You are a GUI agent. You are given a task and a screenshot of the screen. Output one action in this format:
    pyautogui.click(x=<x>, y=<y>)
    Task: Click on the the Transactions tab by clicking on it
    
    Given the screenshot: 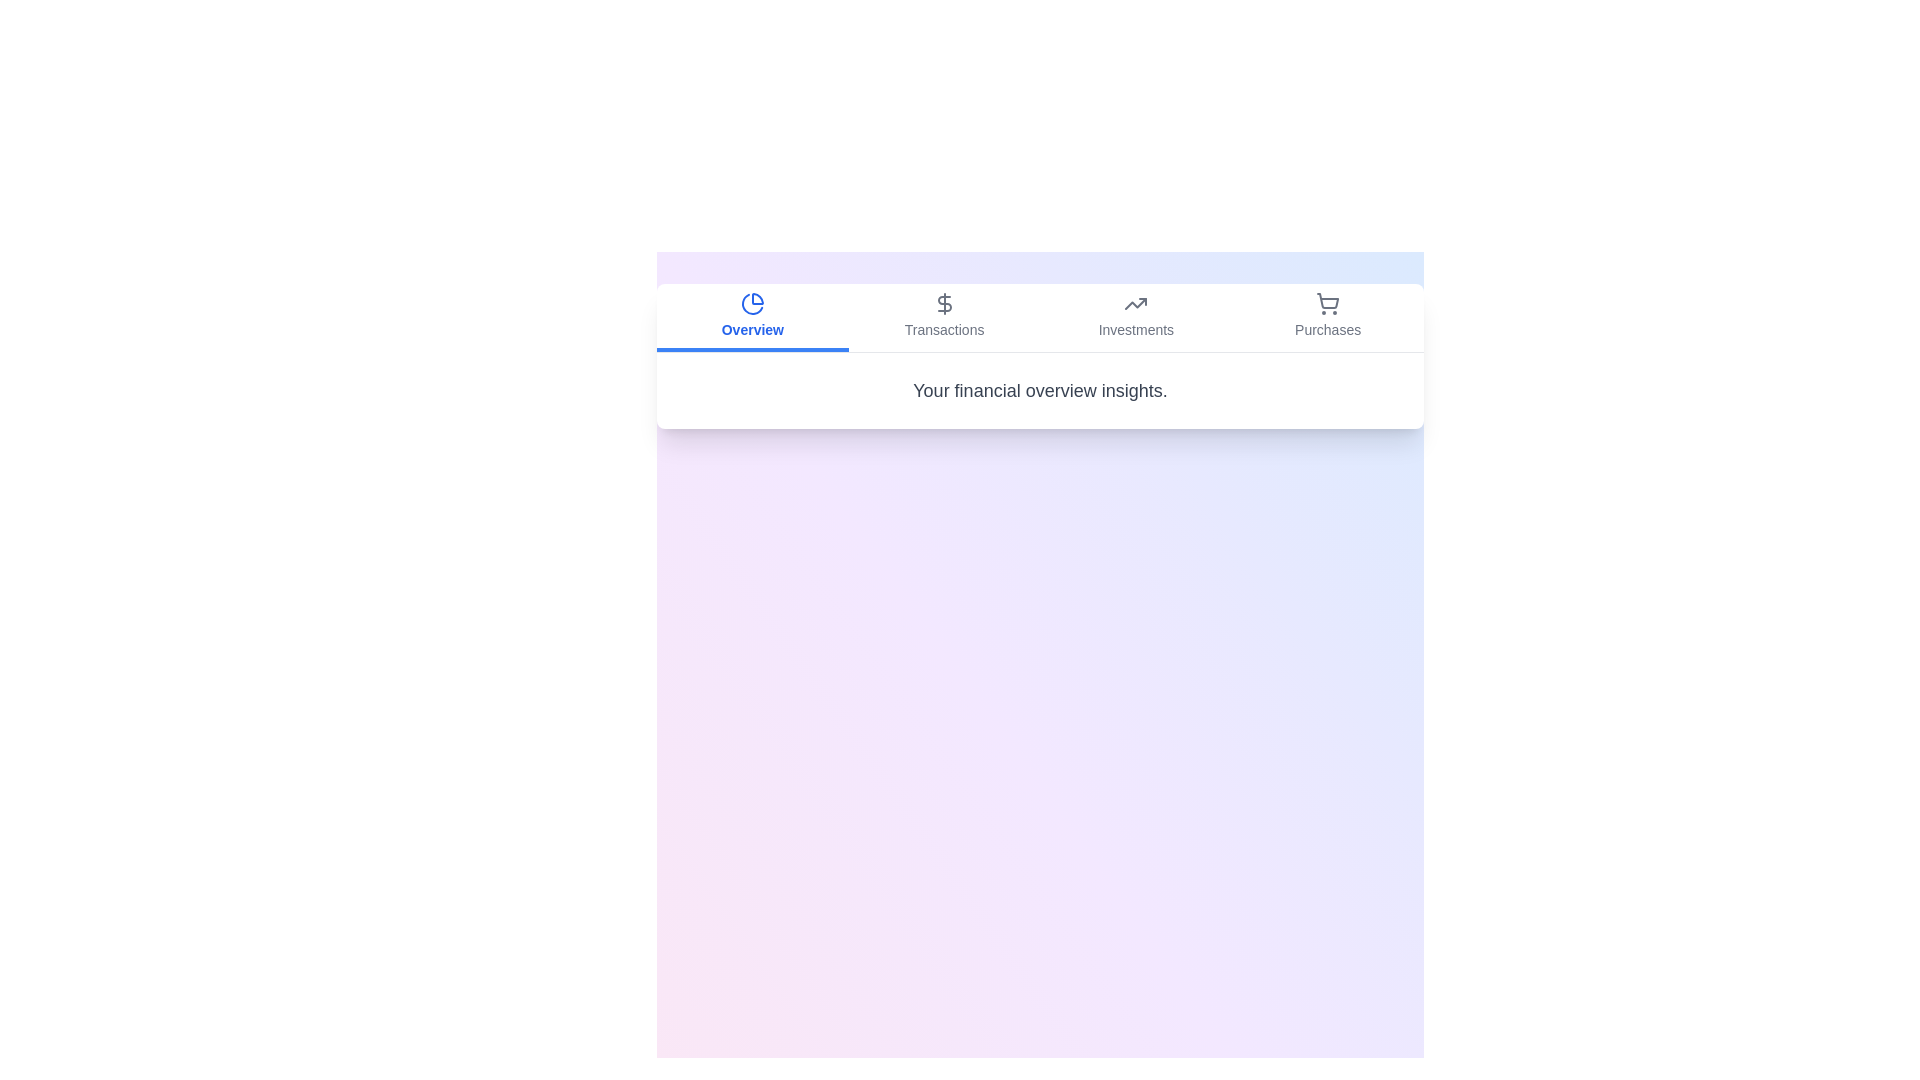 What is the action you would take?
    pyautogui.click(x=943, y=316)
    